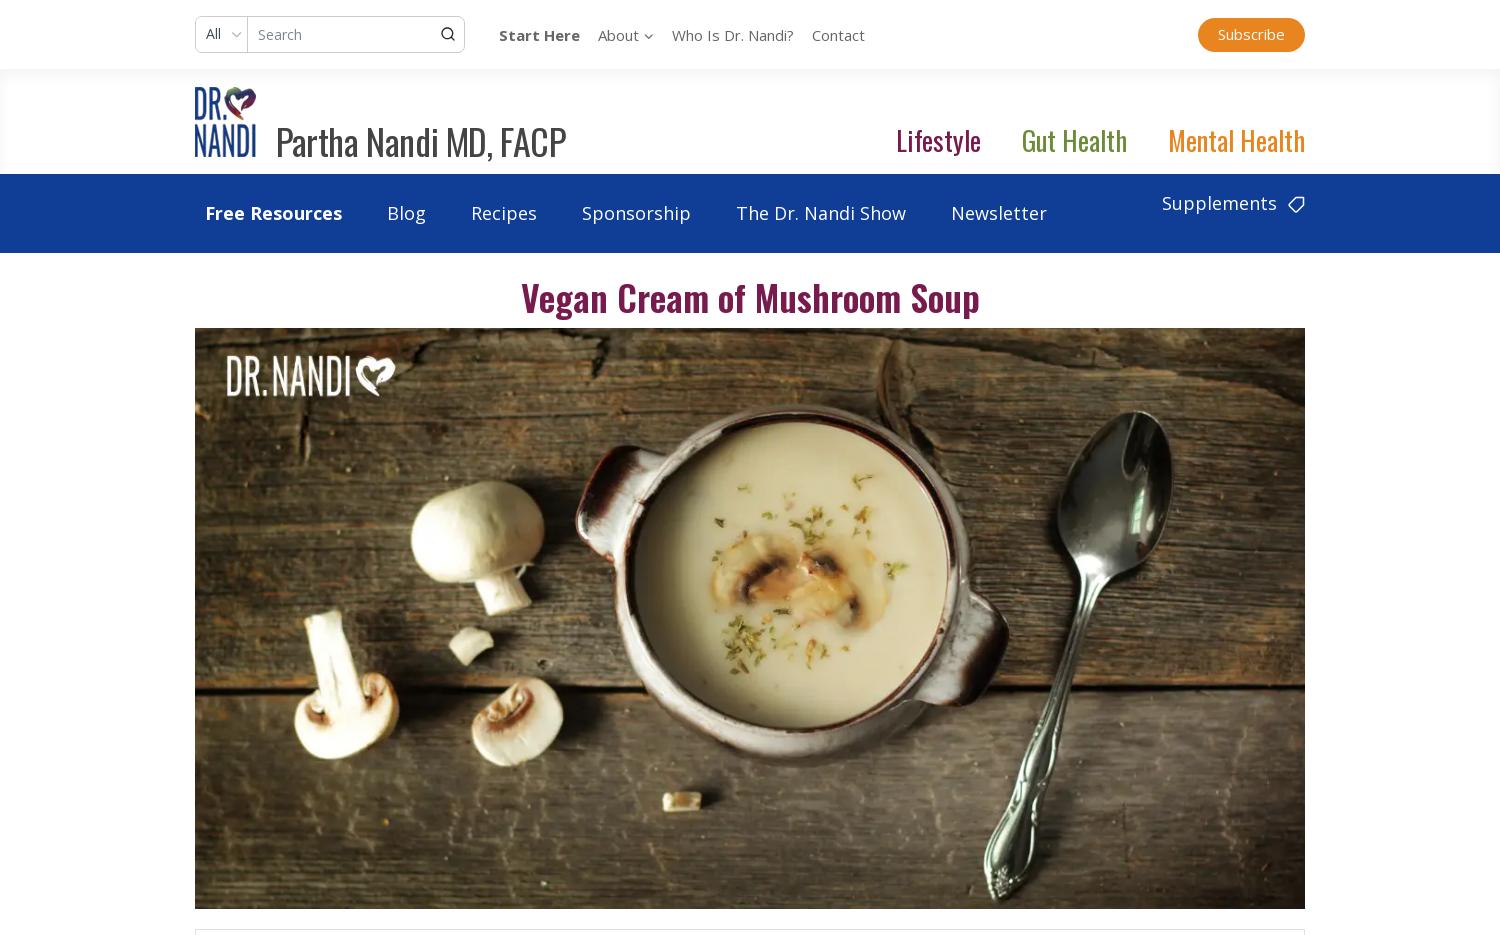 The height and width of the screenshot is (935, 1500). What do you see at coordinates (837, 33) in the screenshot?
I see `'Contact'` at bounding box center [837, 33].